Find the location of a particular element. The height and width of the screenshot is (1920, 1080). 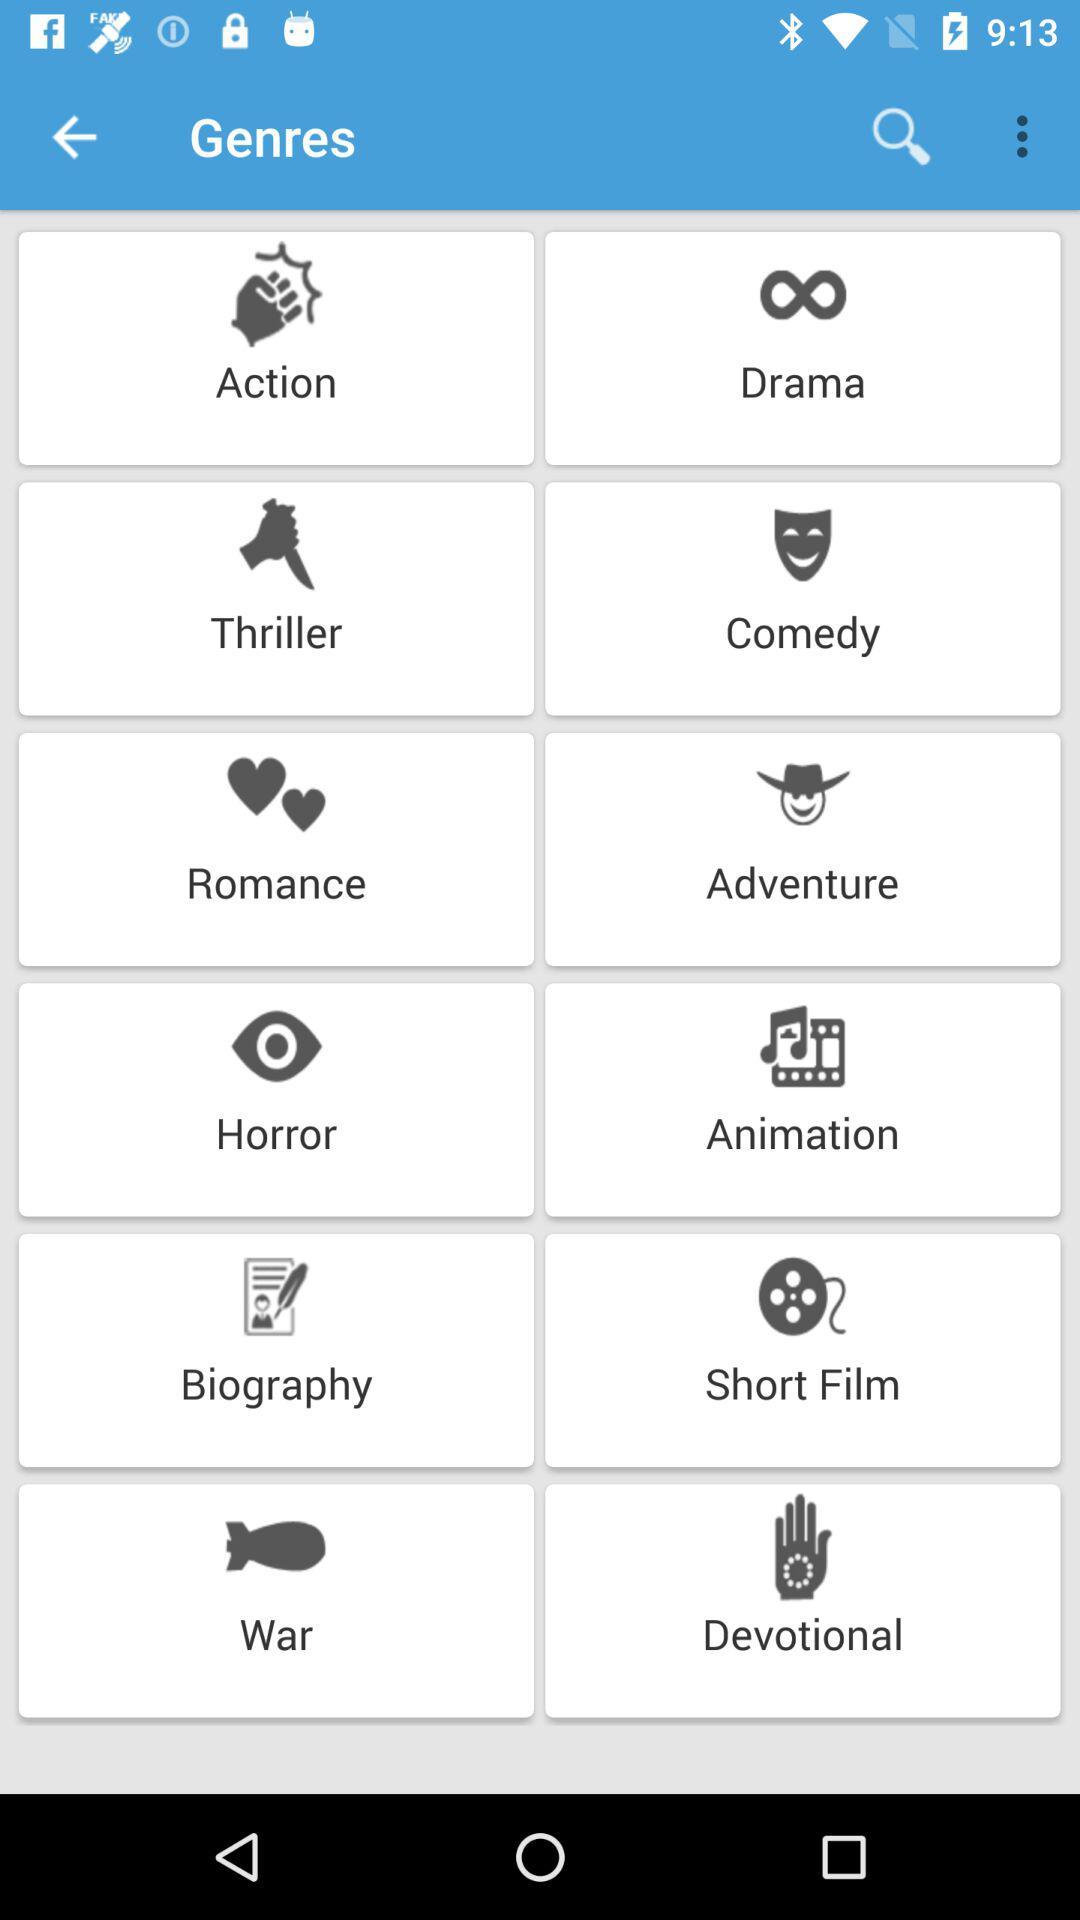

the item above action icon is located at coordinates (72, 135).